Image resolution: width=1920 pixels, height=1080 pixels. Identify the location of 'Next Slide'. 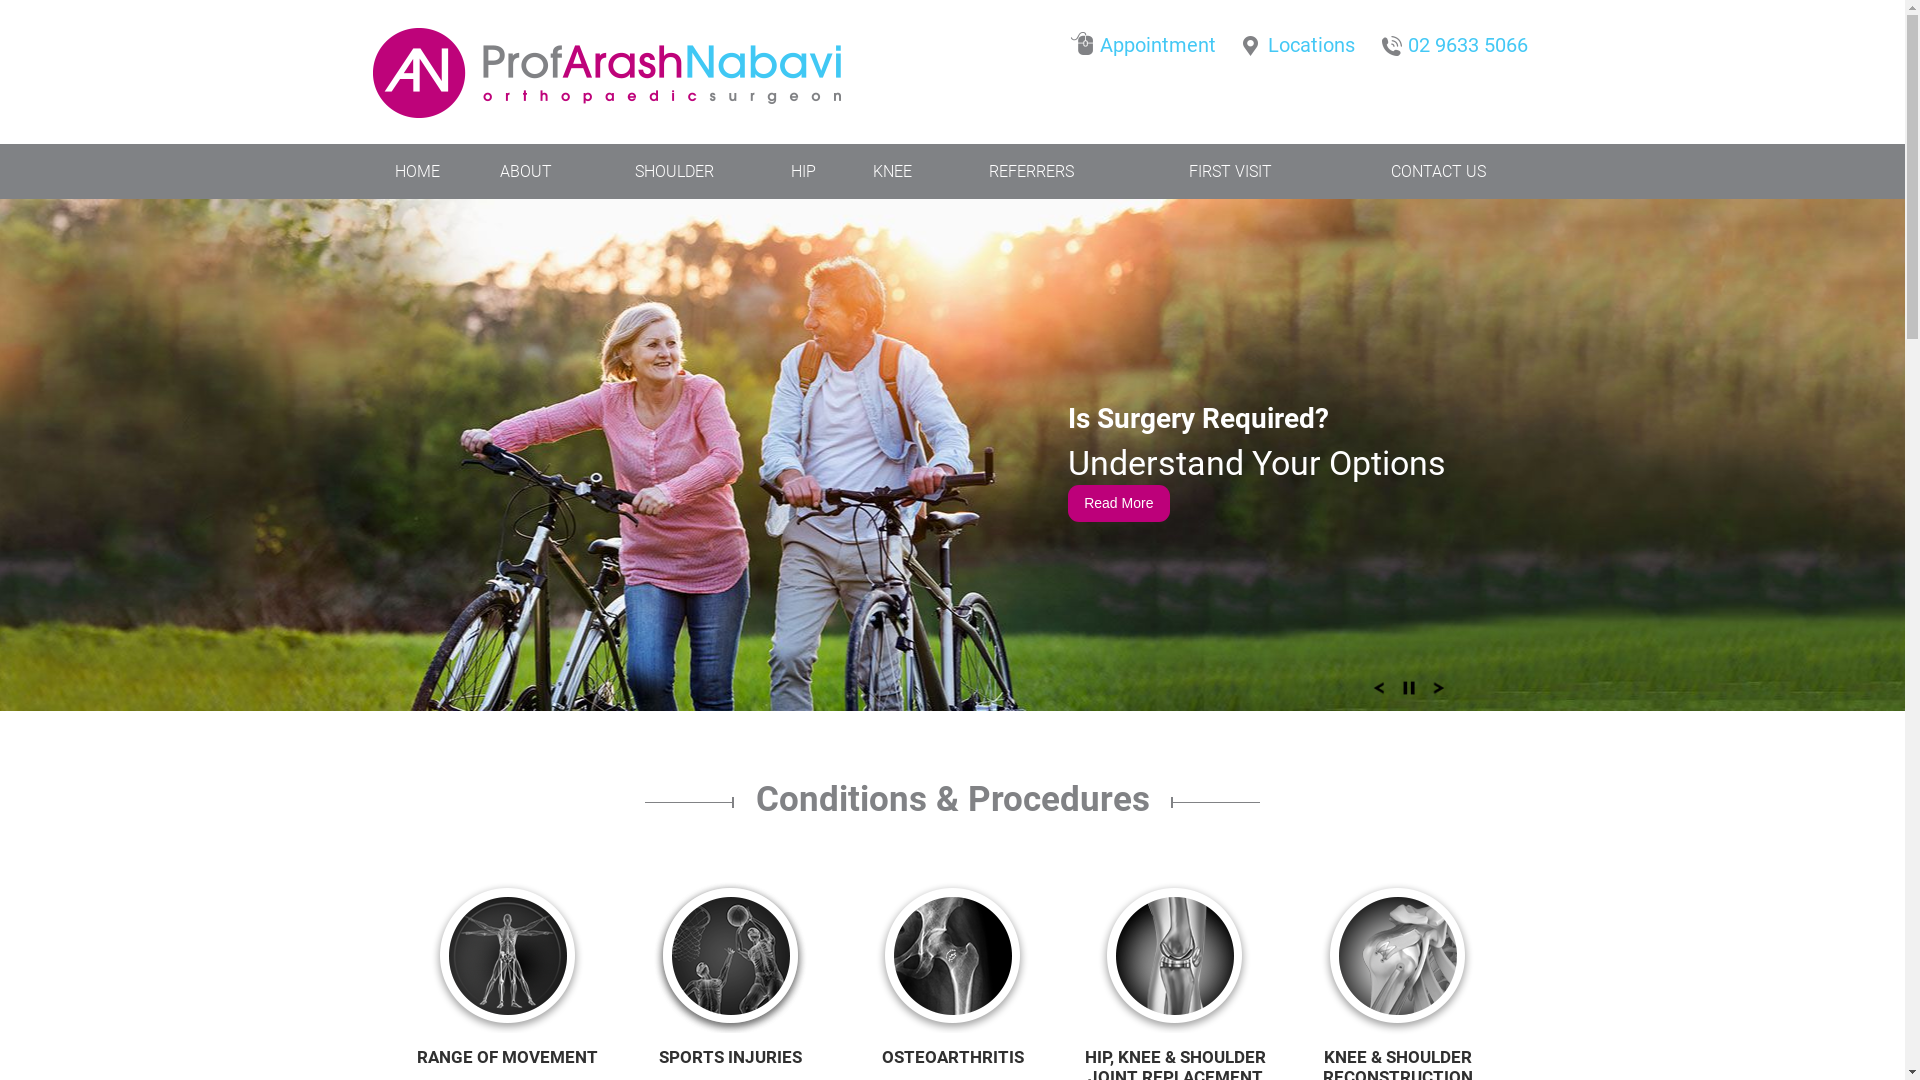
(1438, 693).